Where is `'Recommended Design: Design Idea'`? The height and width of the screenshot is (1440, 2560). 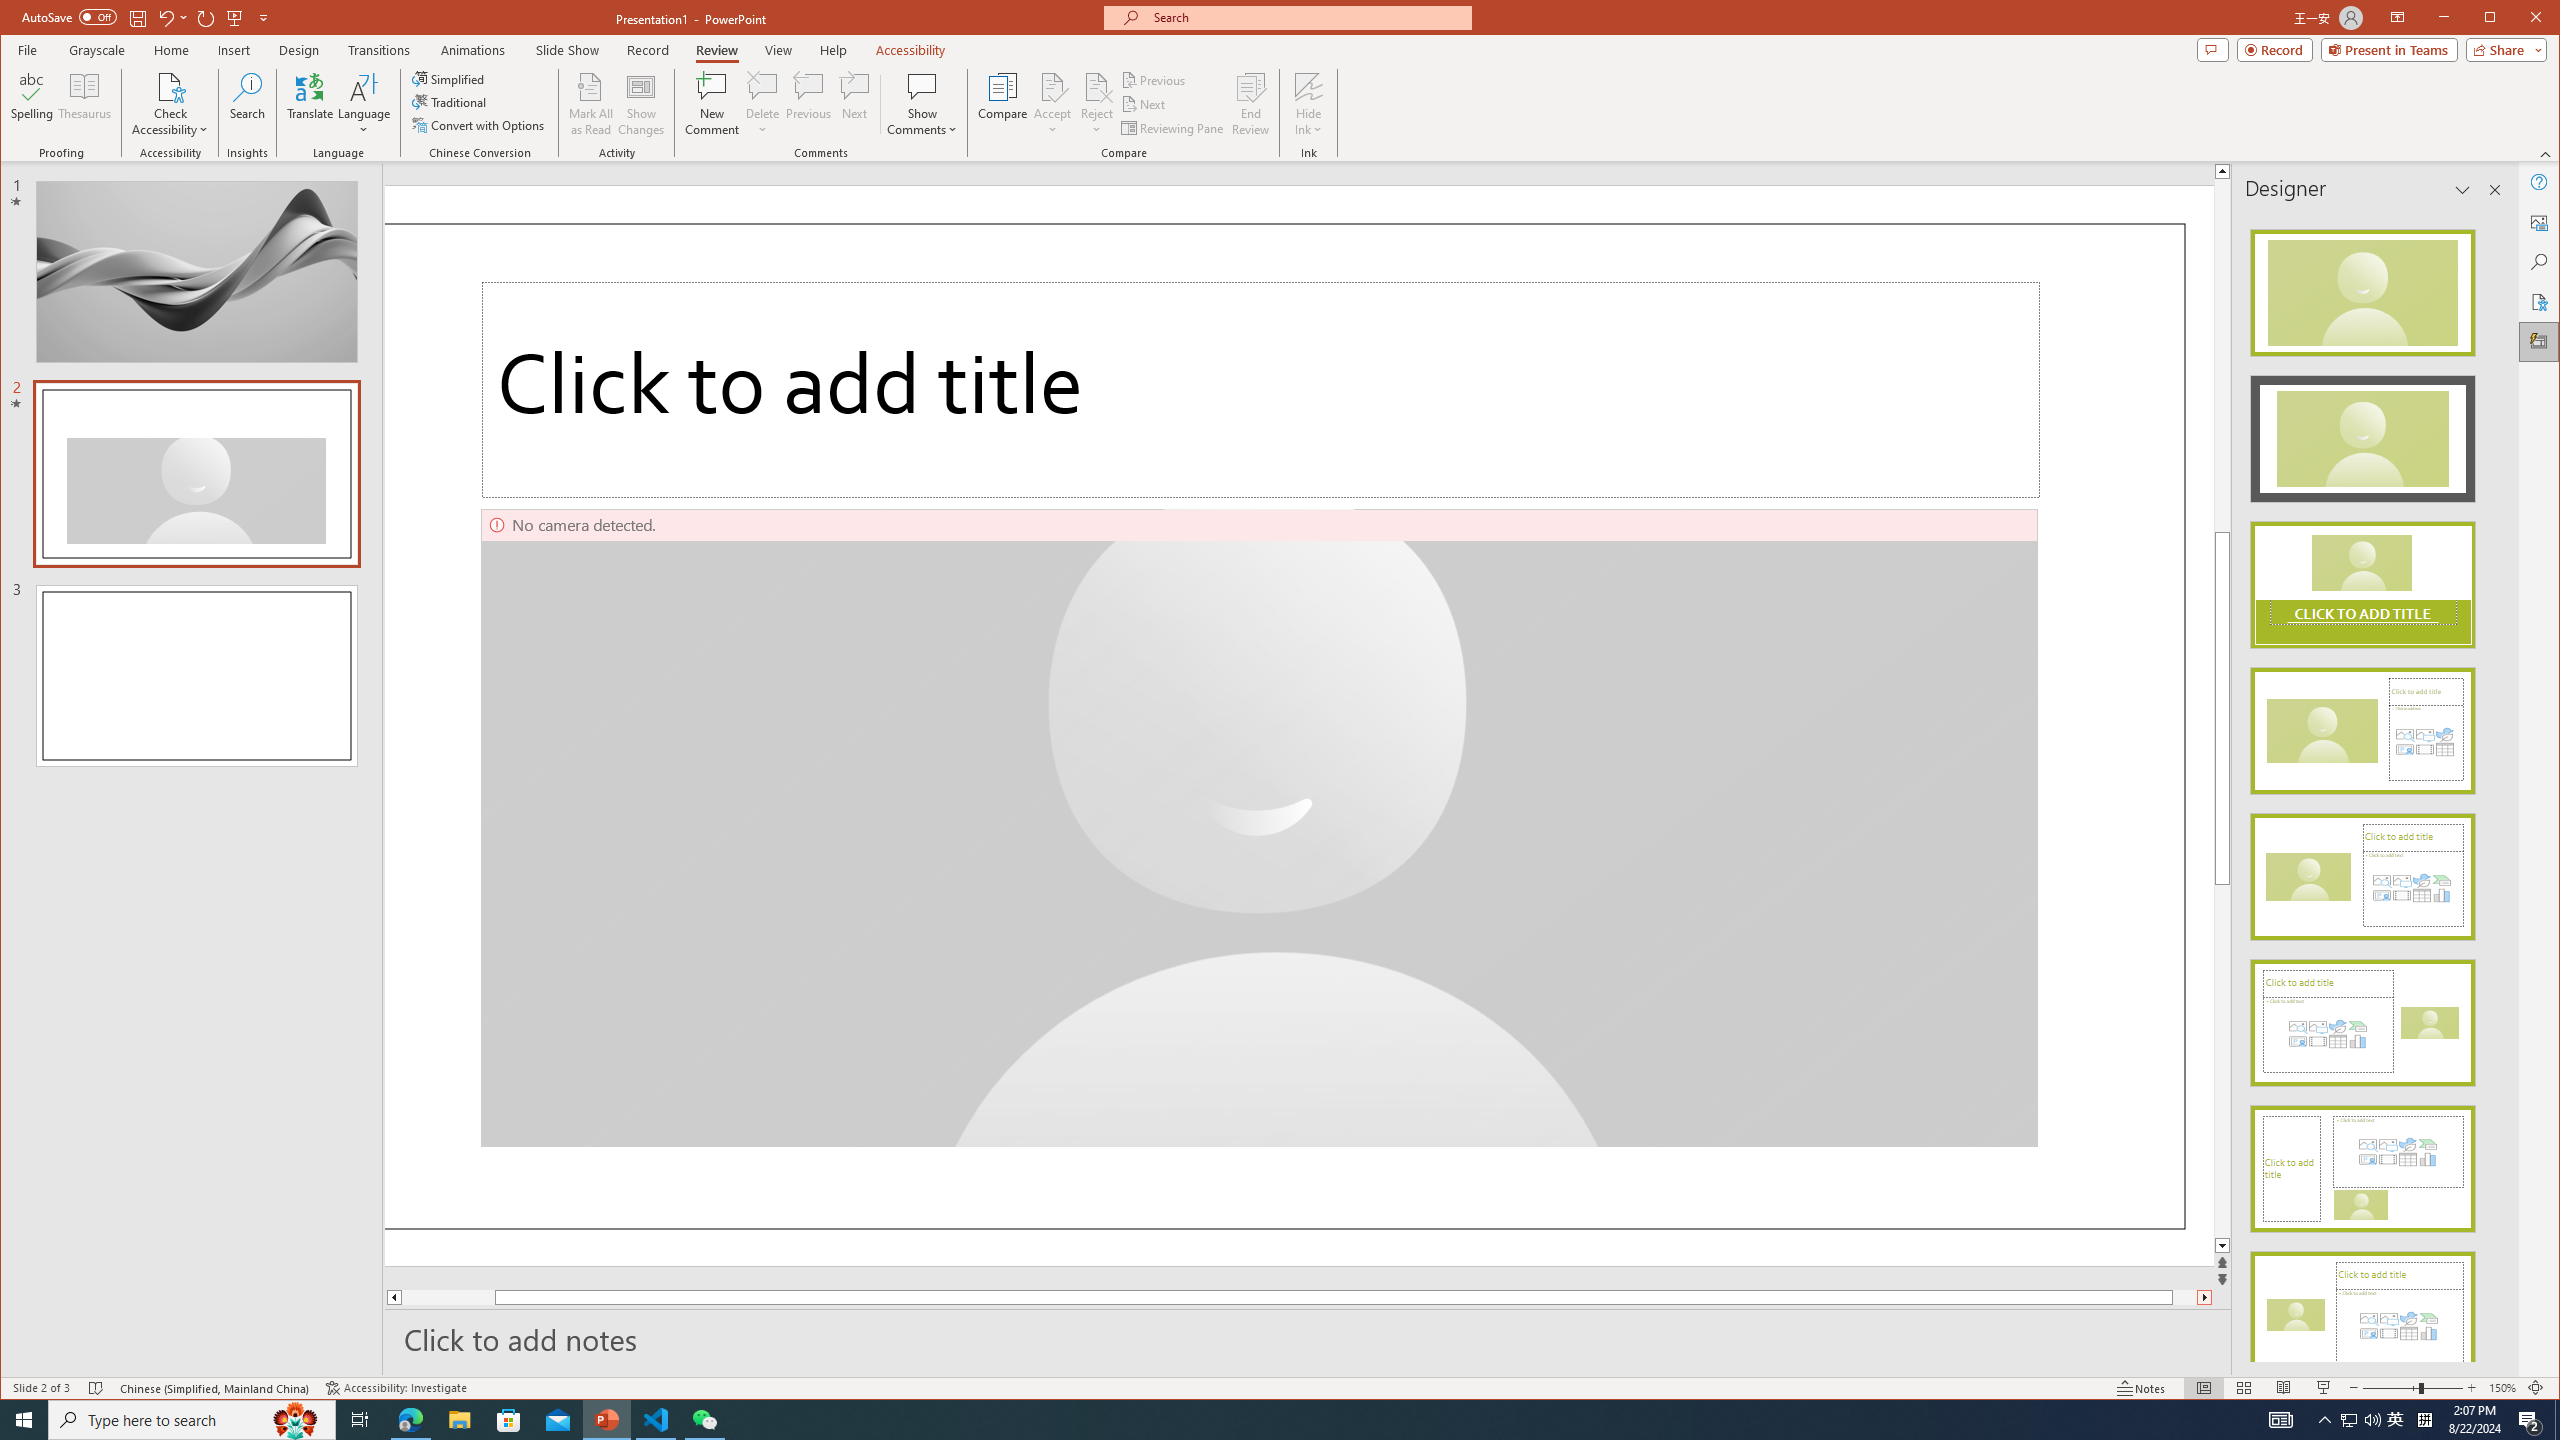
'Recommended Design: Design Idea' is located at coordinates (2361, 287).